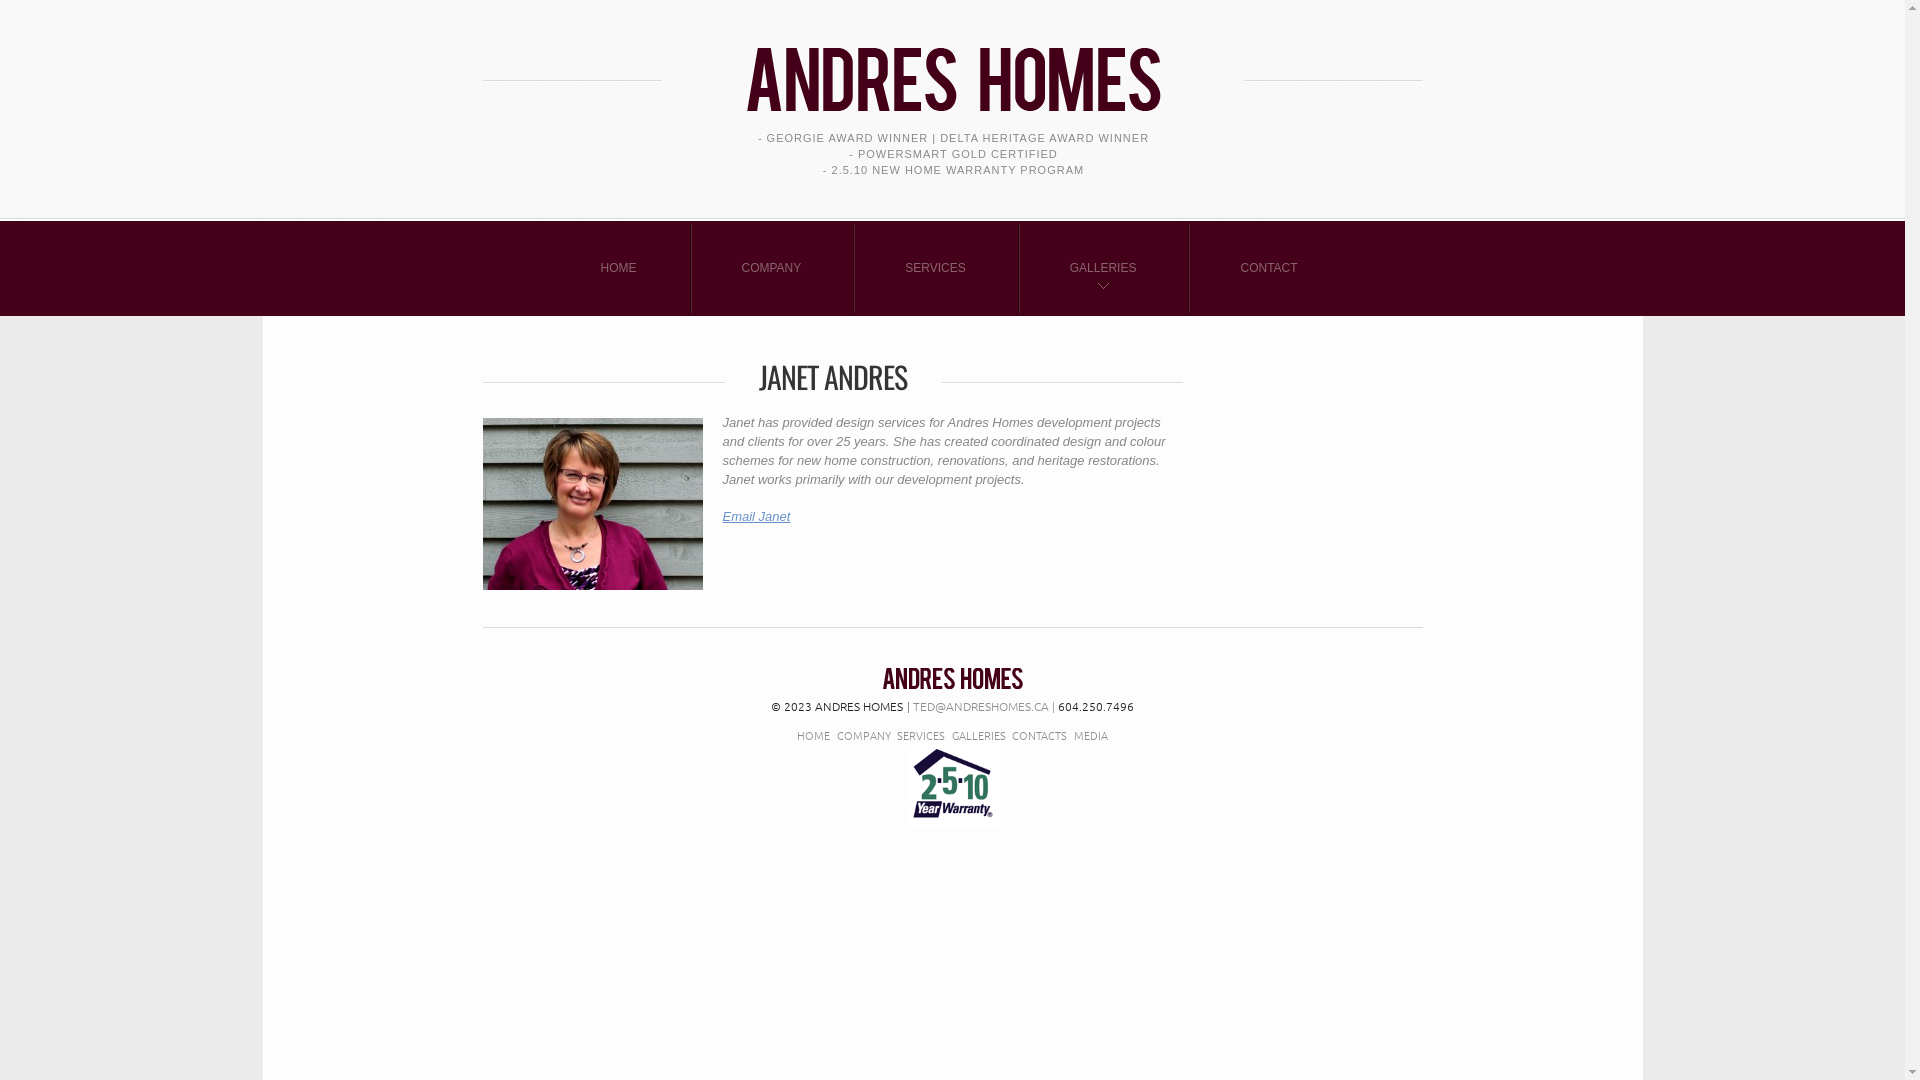  Describe the element at coordinates (979, 735) in the screenshot. I see `'GALLERIES'` at that location.